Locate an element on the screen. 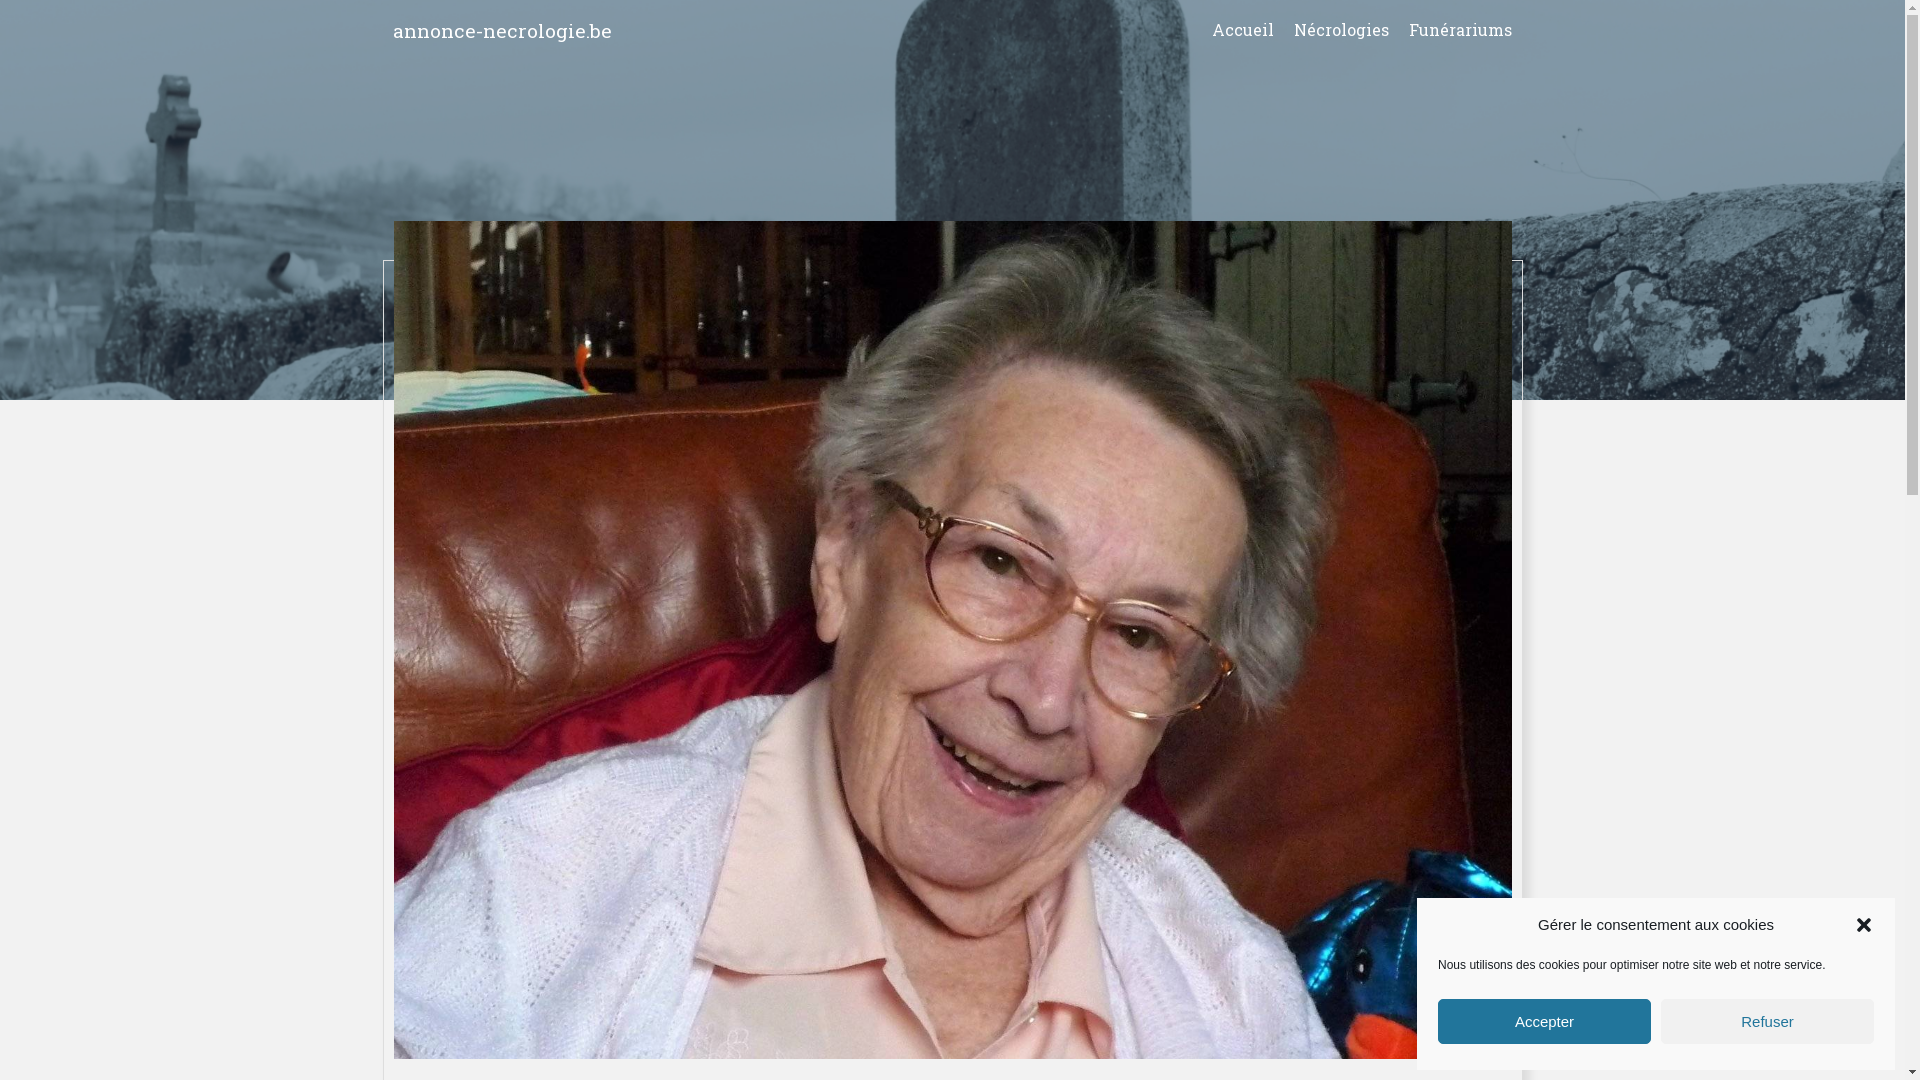  'Accepter' is located at coordinates (1437, 1021).